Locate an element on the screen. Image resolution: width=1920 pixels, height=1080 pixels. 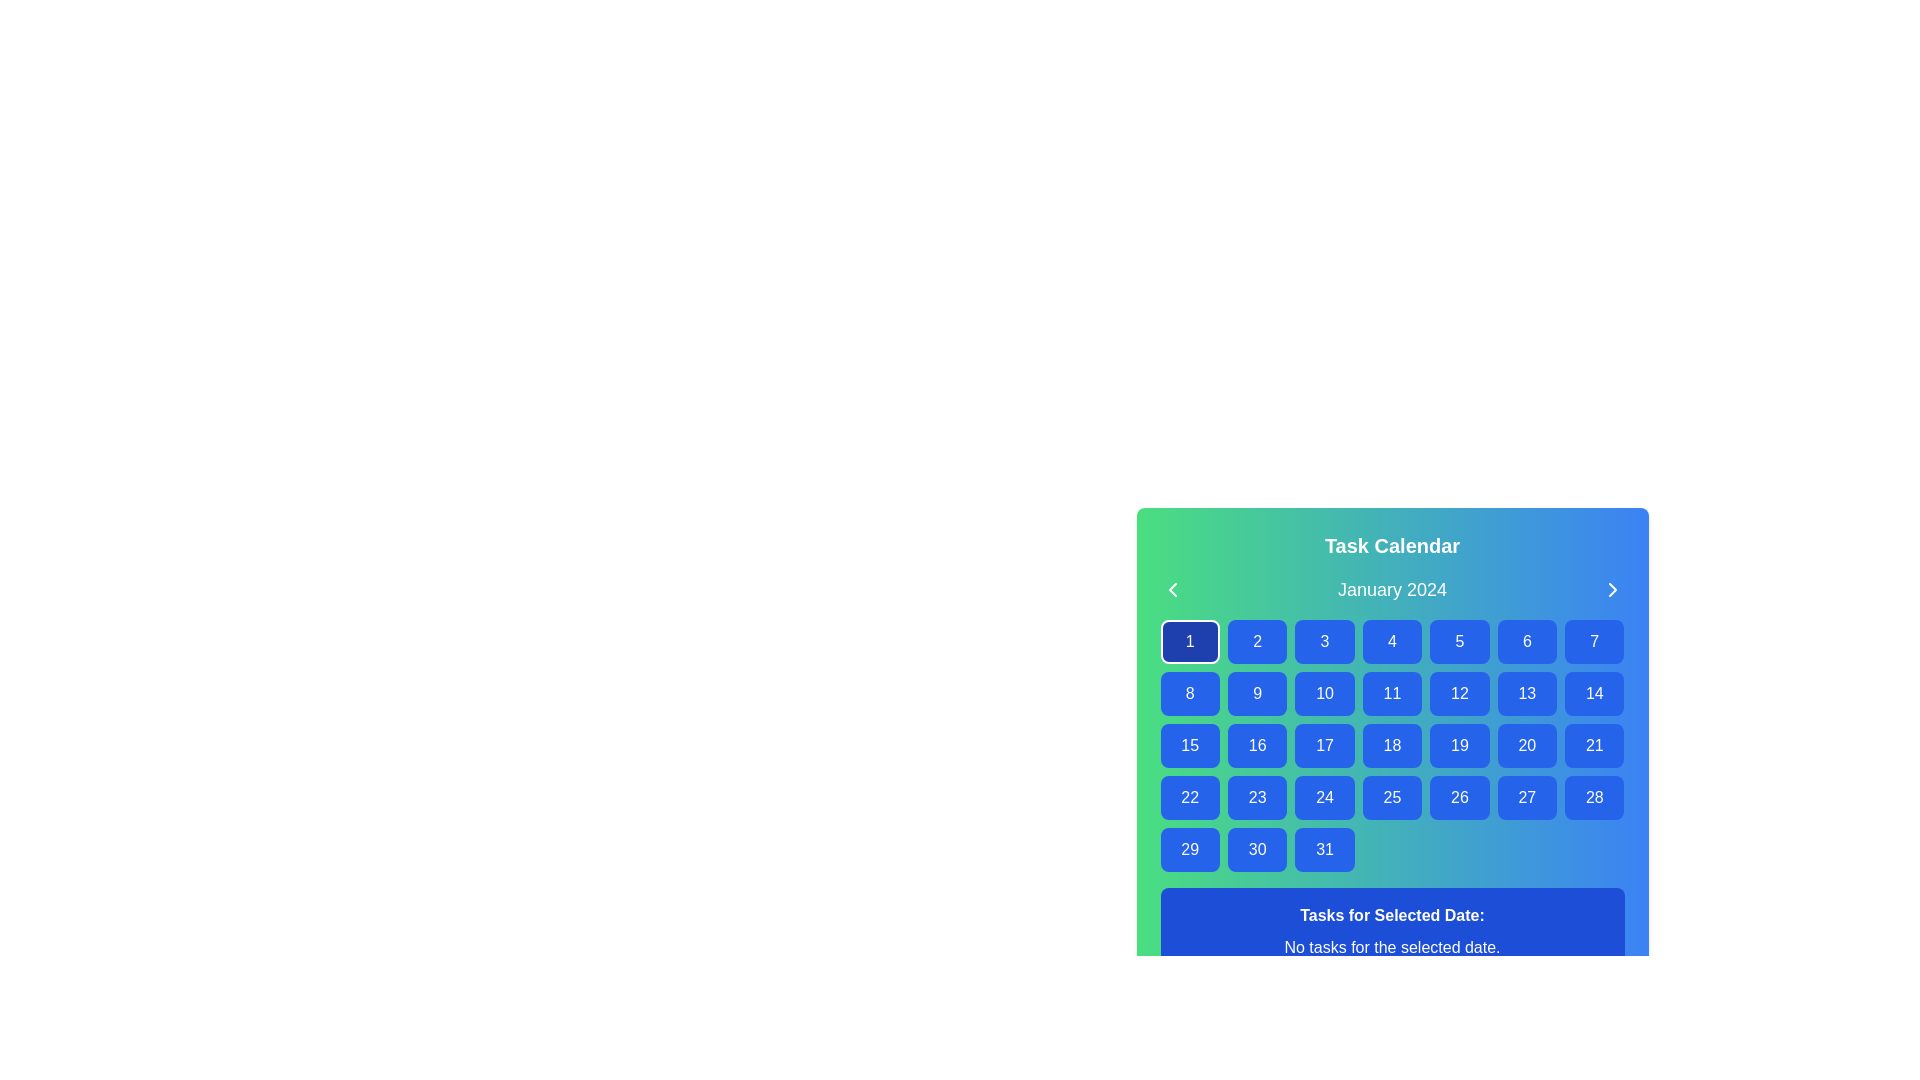
the button representing the date '12' in the January 2024 calendar is located at coordinates (1459, 693).